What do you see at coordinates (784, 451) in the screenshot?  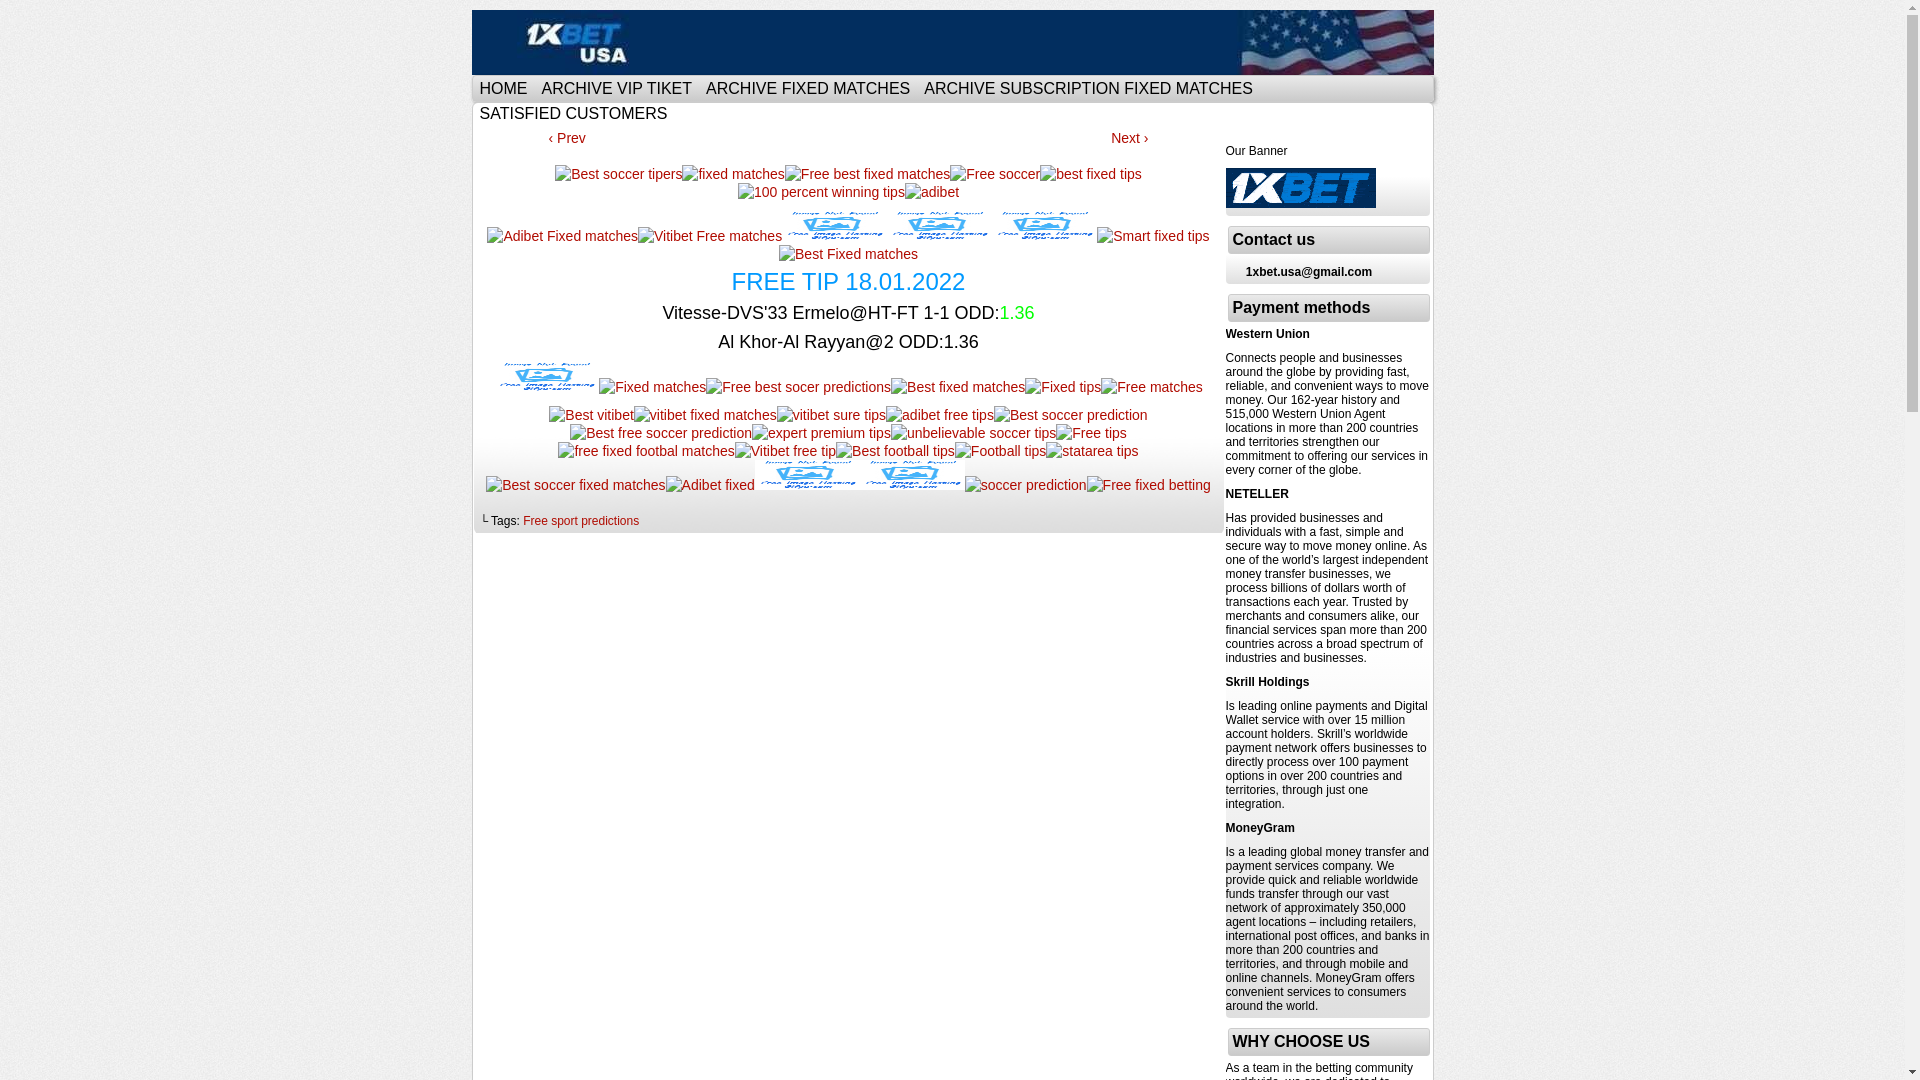 I see `'Vitibet free tip'` at bounding box center [784, 451].